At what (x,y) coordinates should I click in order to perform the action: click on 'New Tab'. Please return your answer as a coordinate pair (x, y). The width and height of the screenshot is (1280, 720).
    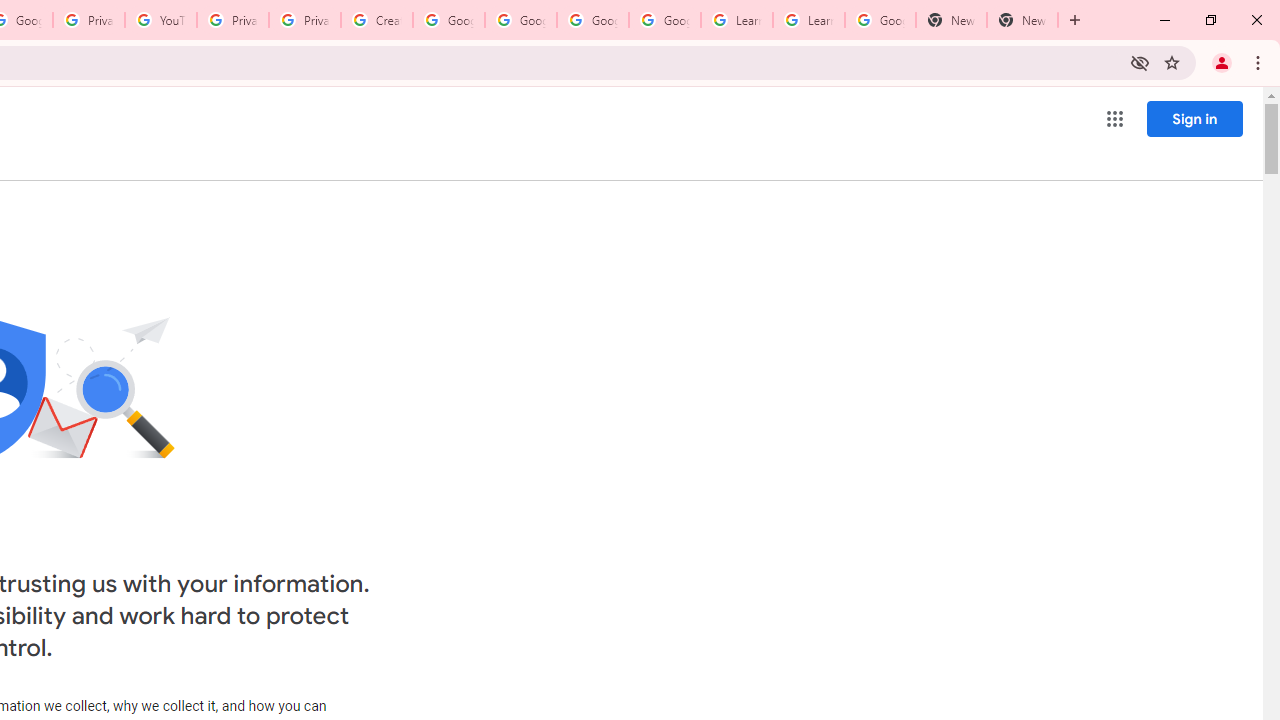
    Looking at the image, I should click on (950, 20).